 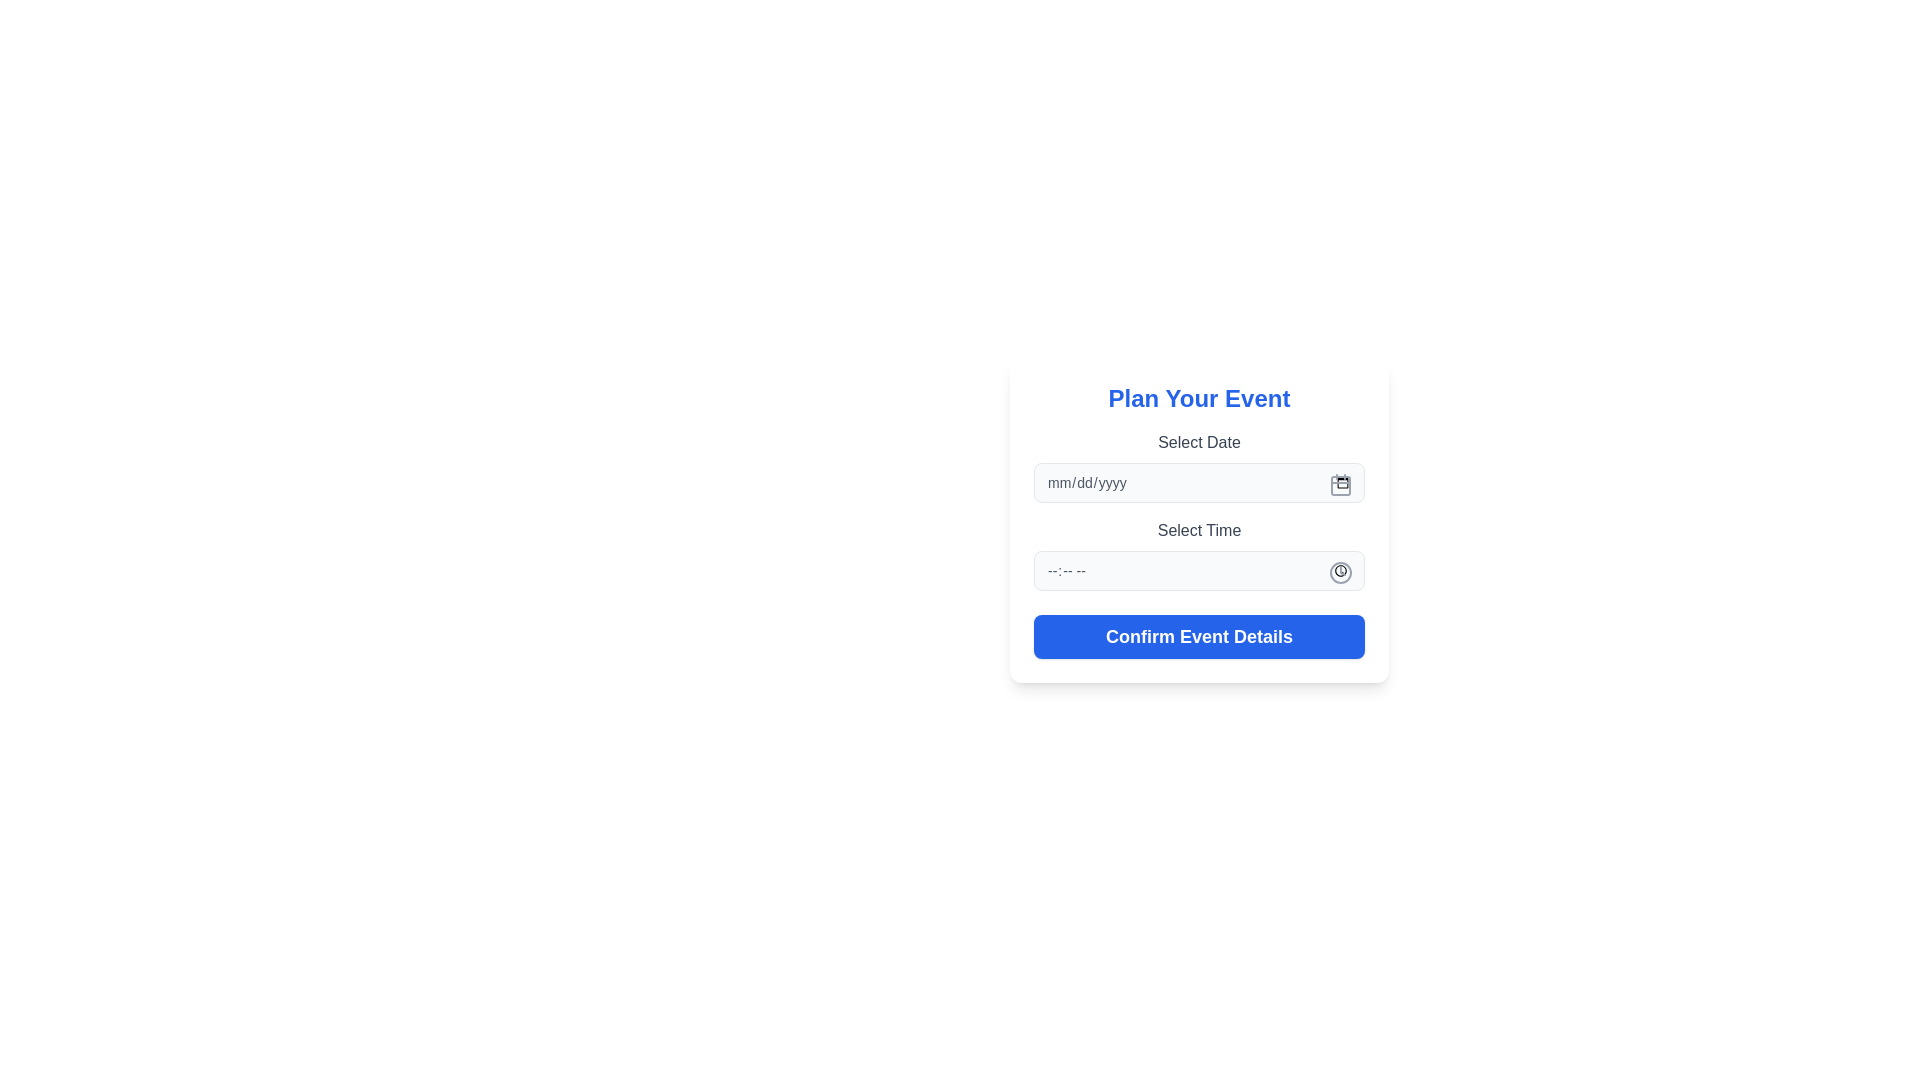 What do you see at coordinates (1199, 442) in the screenshot?
I see `the Text Label positioned above the date input field in the 'Plan Your Event' form to clarify the field's function to the user` at bounding box center [1199, 442].